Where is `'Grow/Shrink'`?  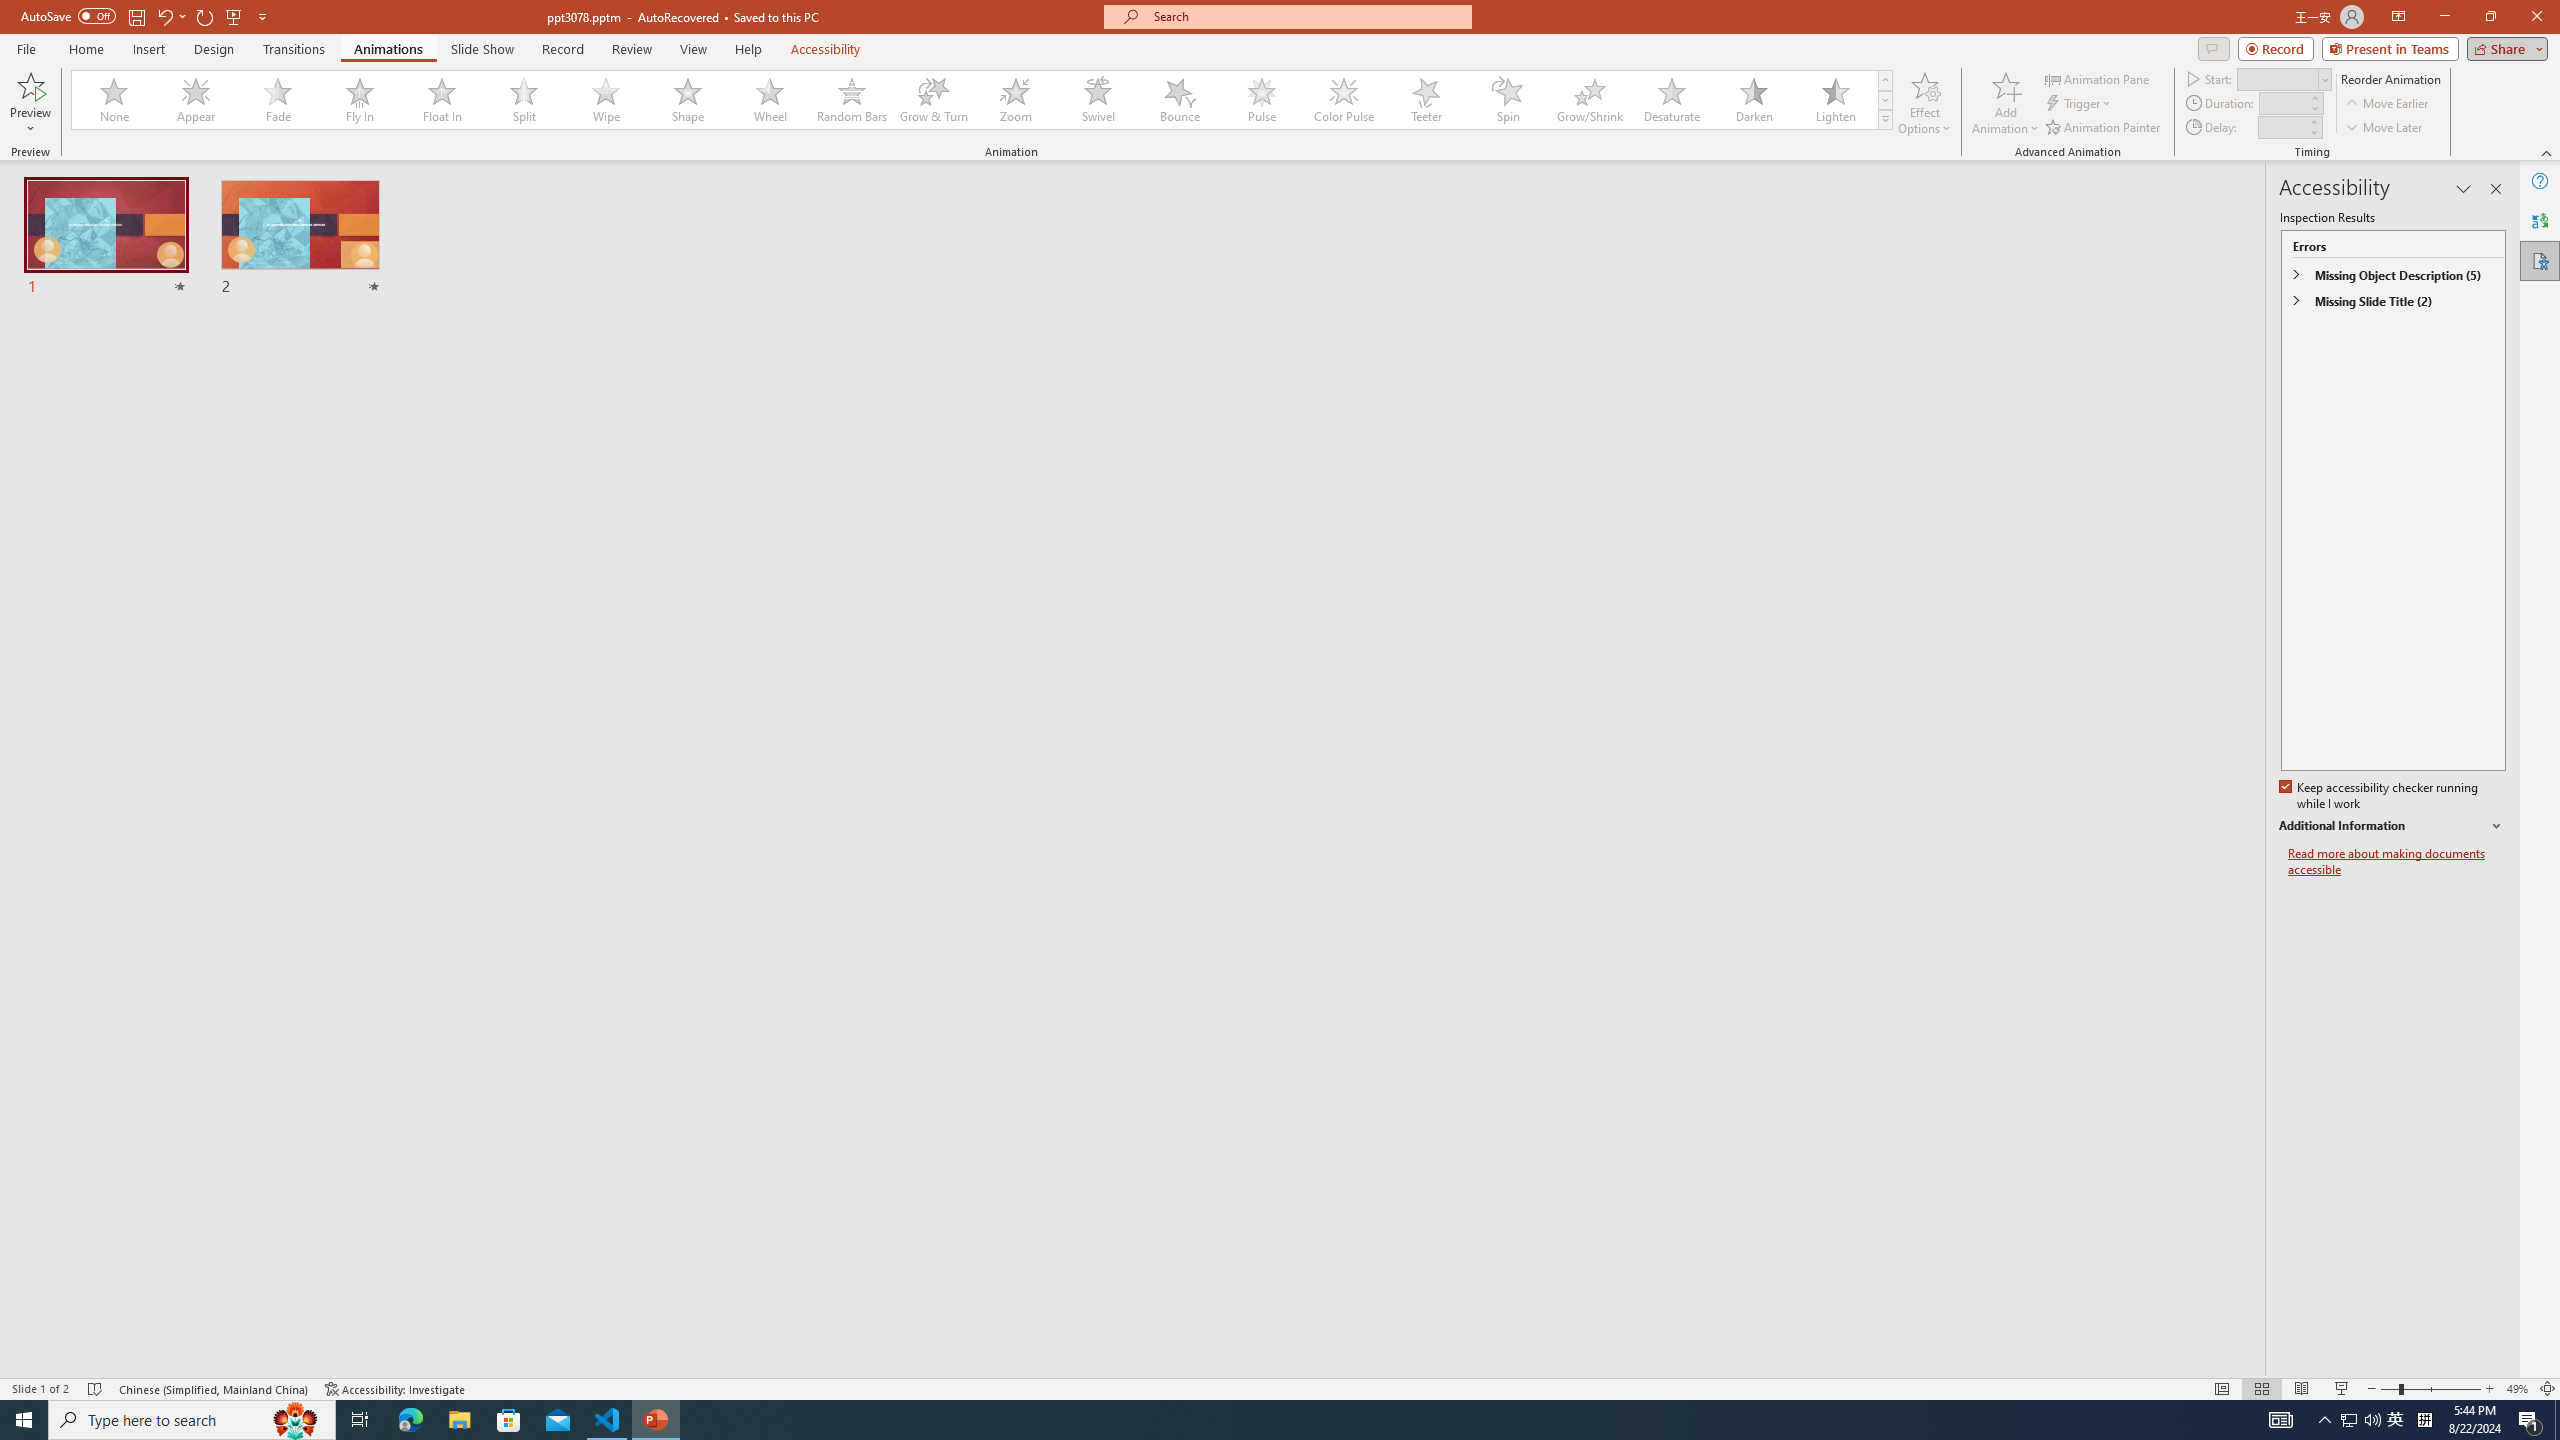 'Grow/Shrink' is located at coordinates (1589, 99).